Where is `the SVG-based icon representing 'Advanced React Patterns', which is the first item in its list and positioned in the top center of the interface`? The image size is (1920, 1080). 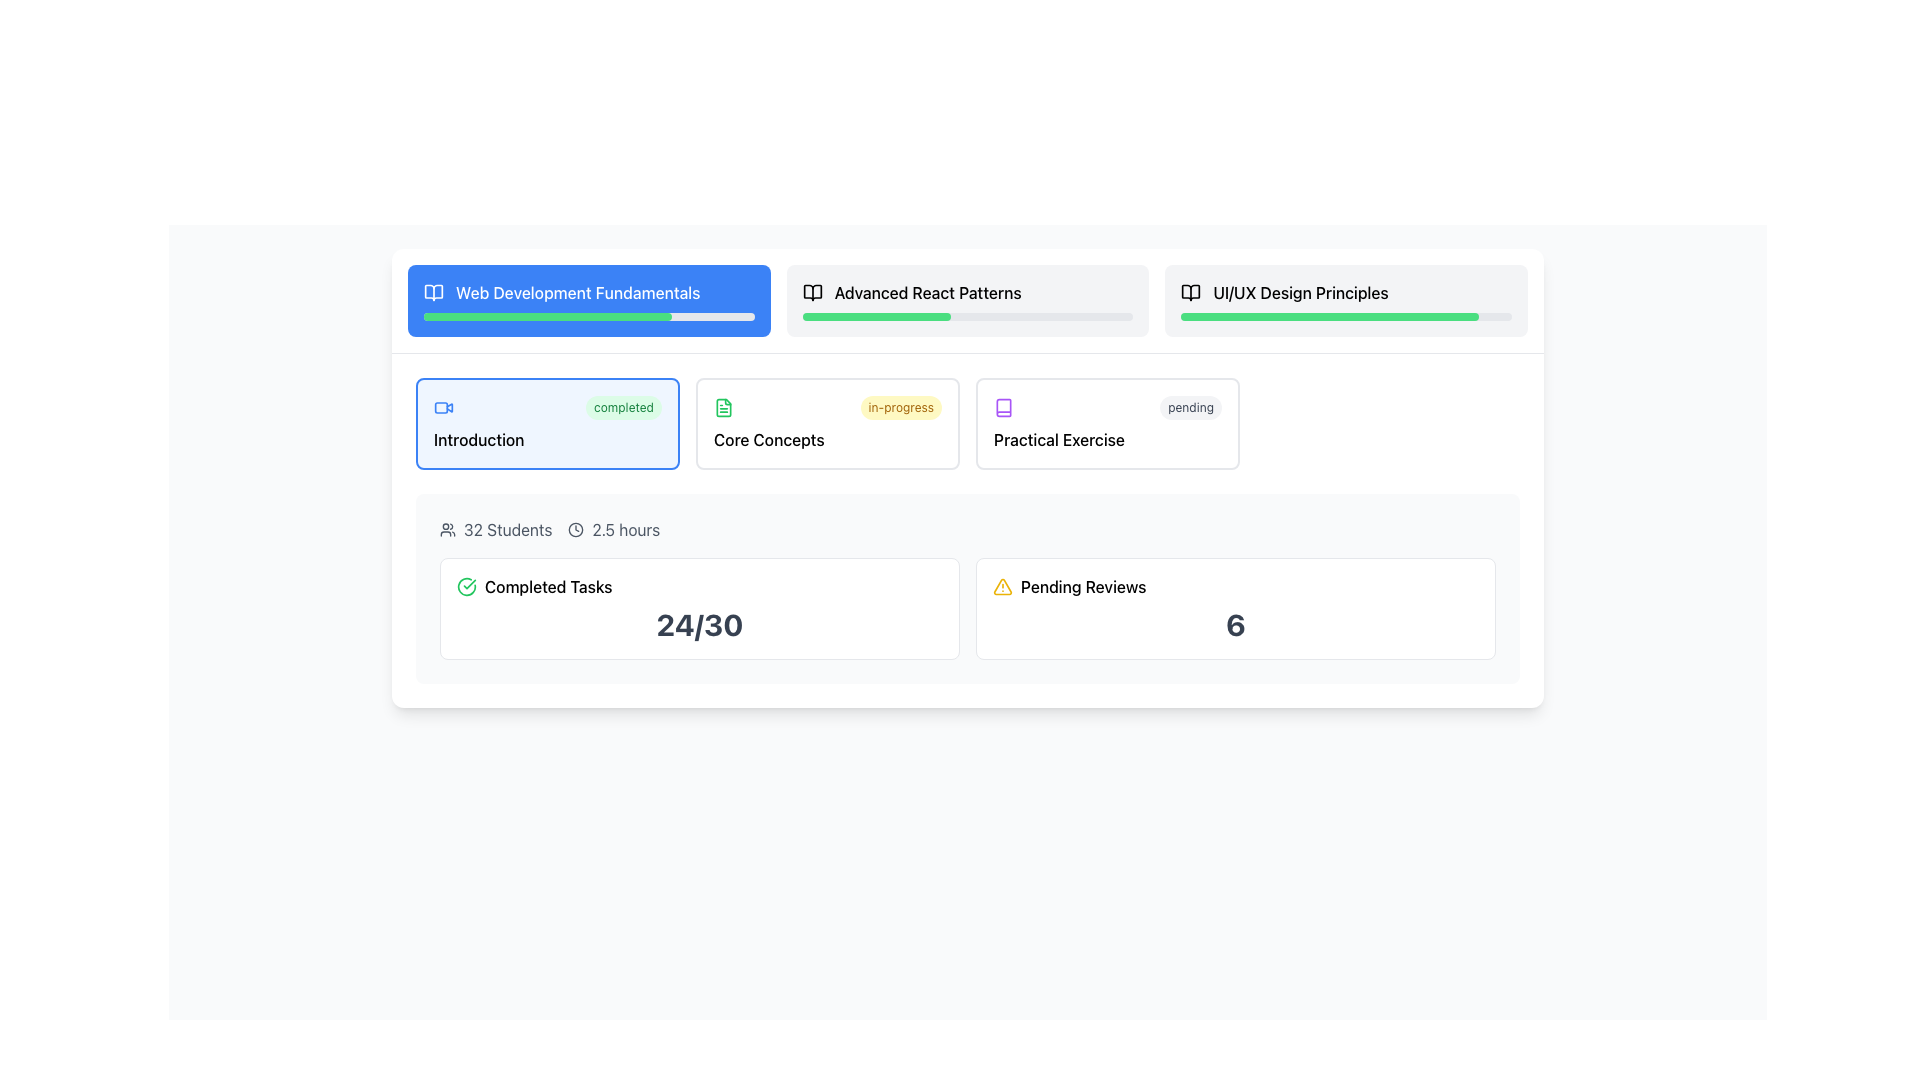 the SVG-based icon representing 'Advanced React Patterns', which is the first item in its list and positioned in the top center of the interface is located at coordinates (812, 293).